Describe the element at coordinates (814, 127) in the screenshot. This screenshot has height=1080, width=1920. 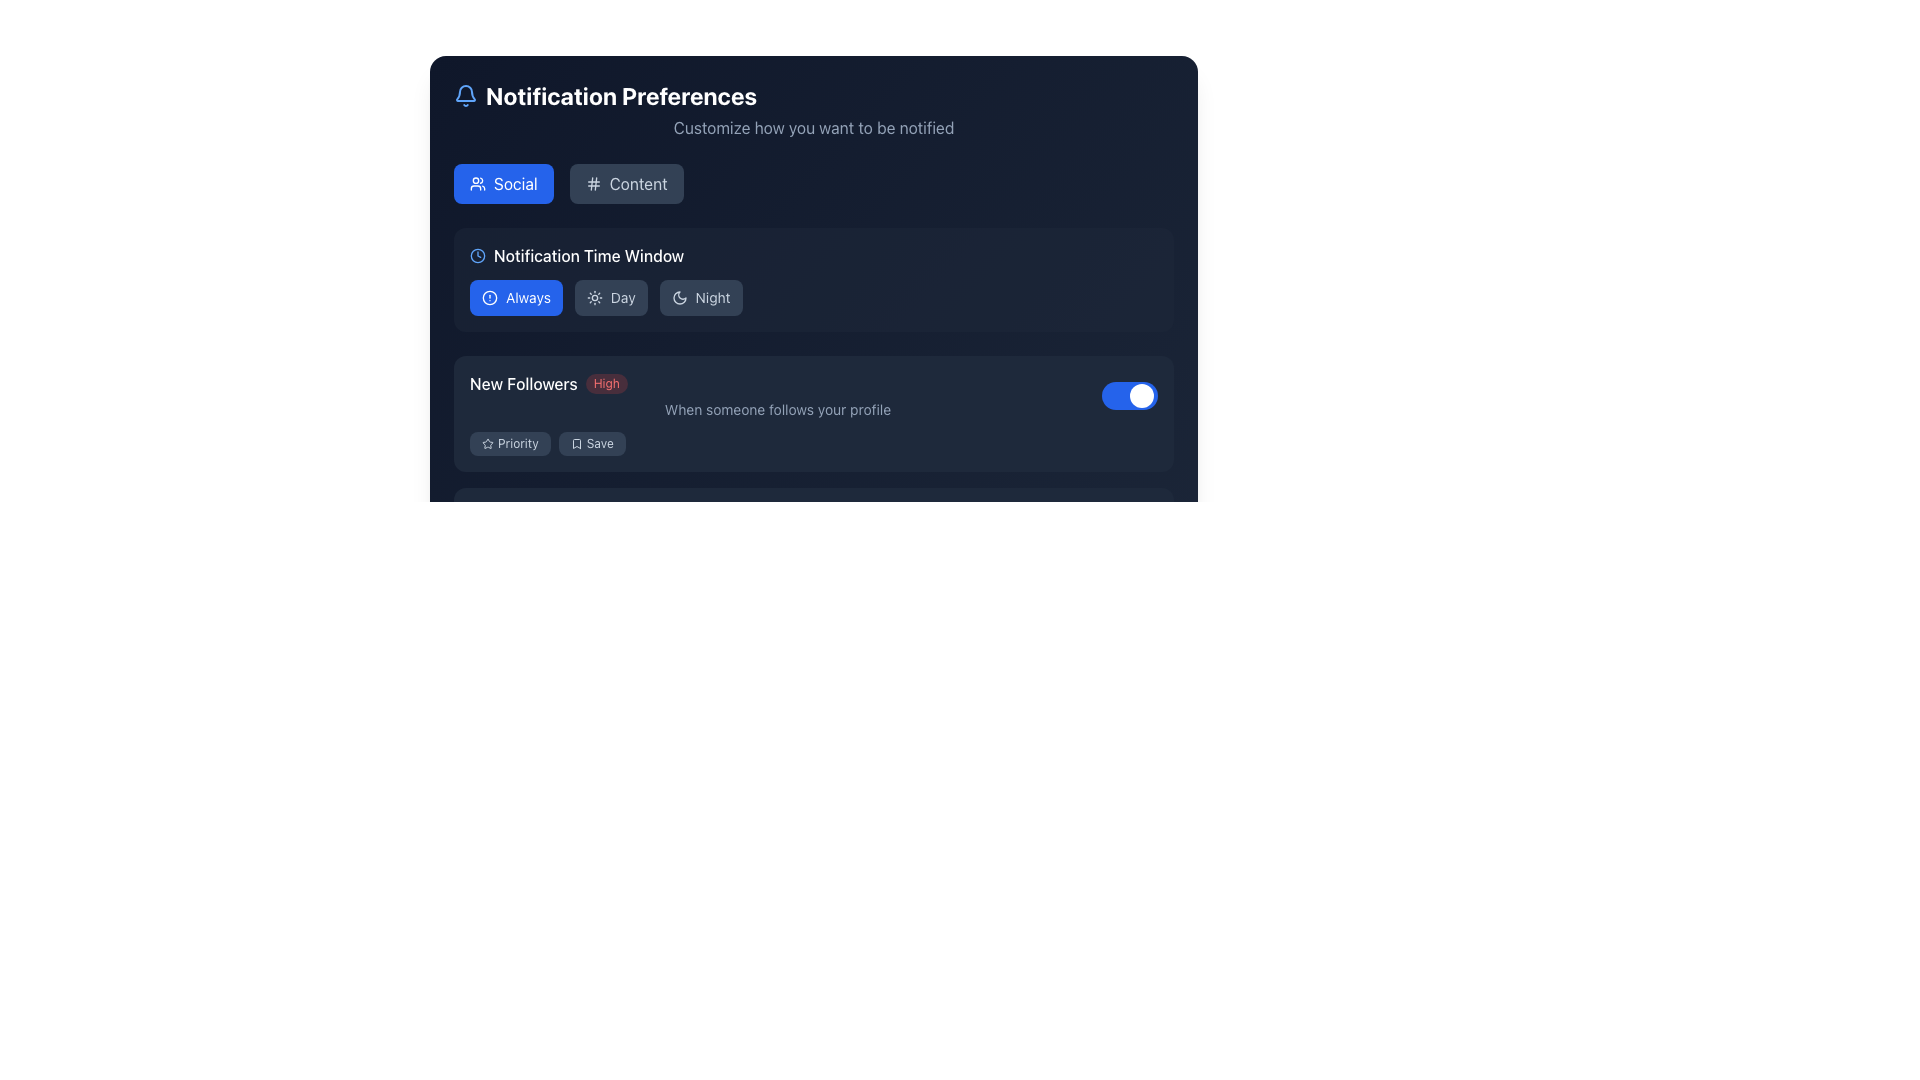
I see `the static text element that reads 'Customize how you want to be notified', which is styled in slate-gray and positioned below the 'Notification Preferences' heading` at that location.